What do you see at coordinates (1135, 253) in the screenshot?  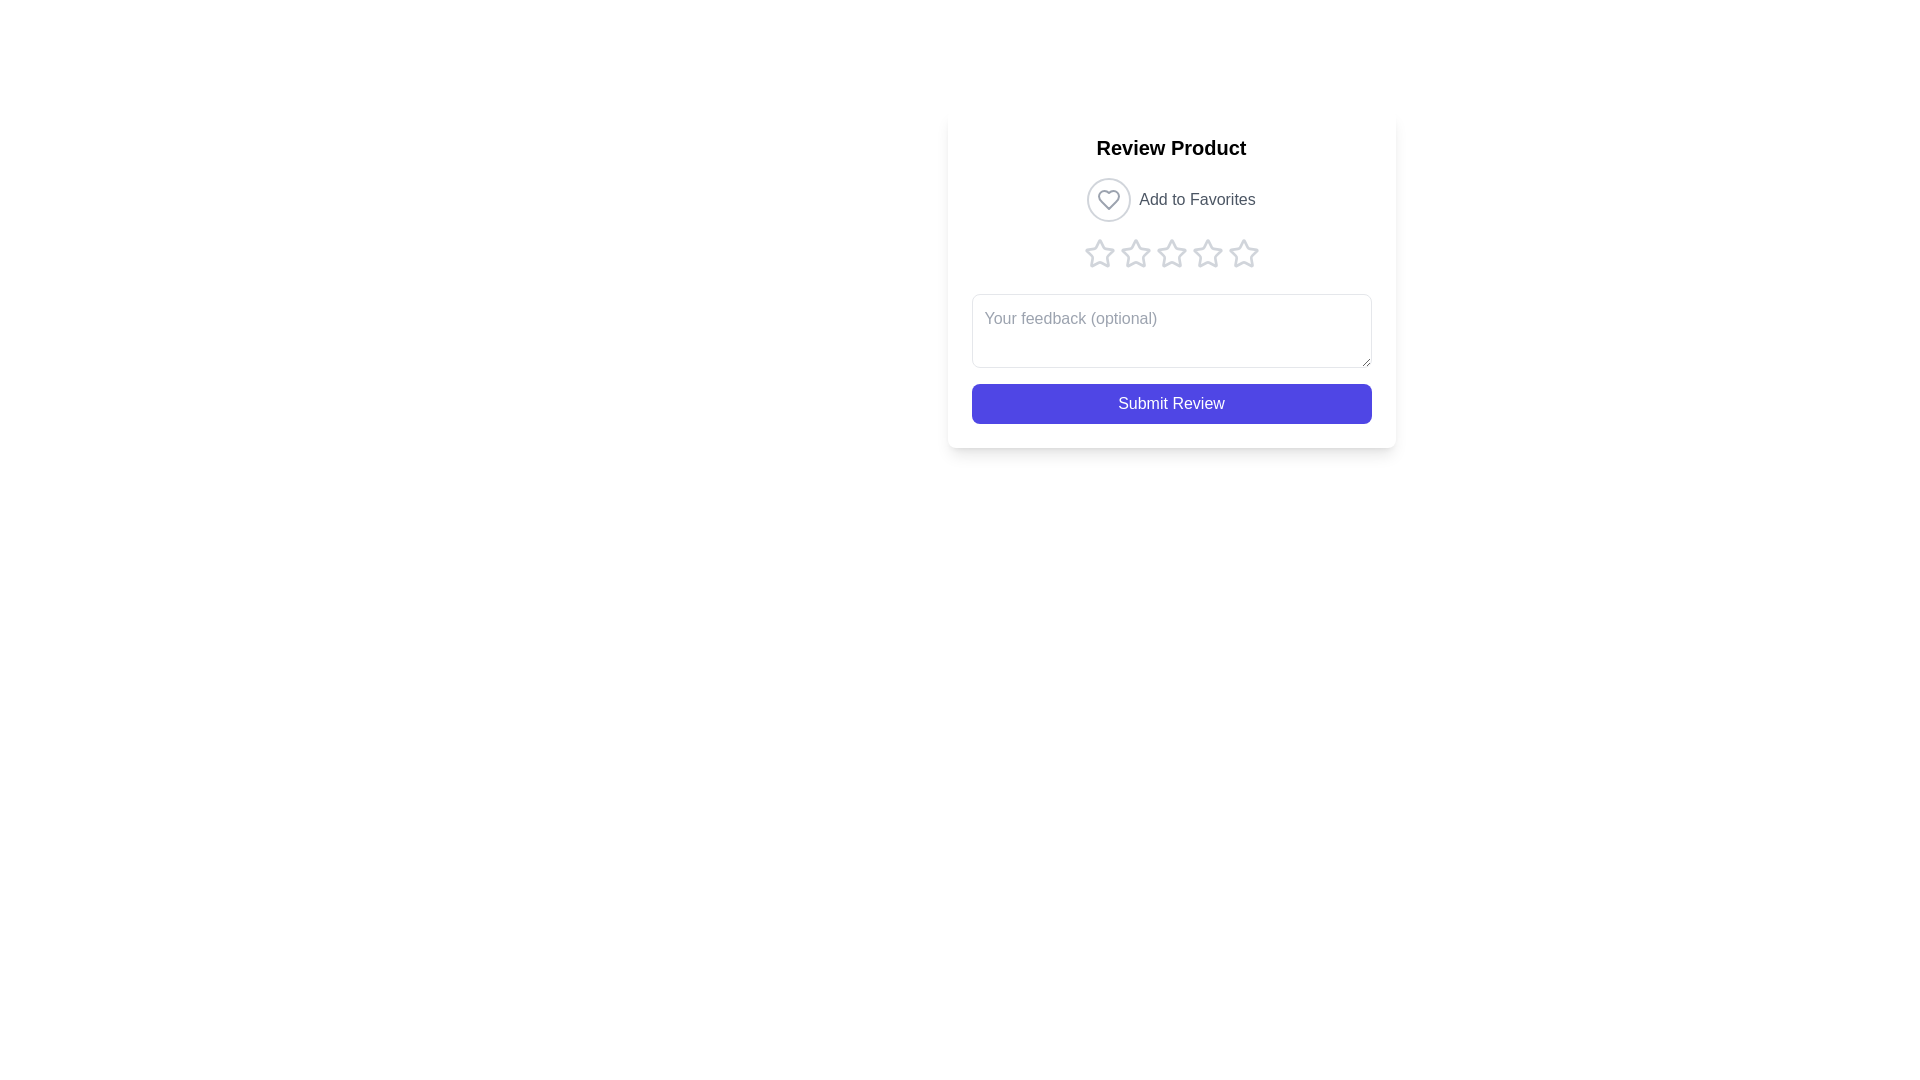 I see `the second star-shaped icon in the rating system to set the rating to two stars` at bounding box center [1135, 253].